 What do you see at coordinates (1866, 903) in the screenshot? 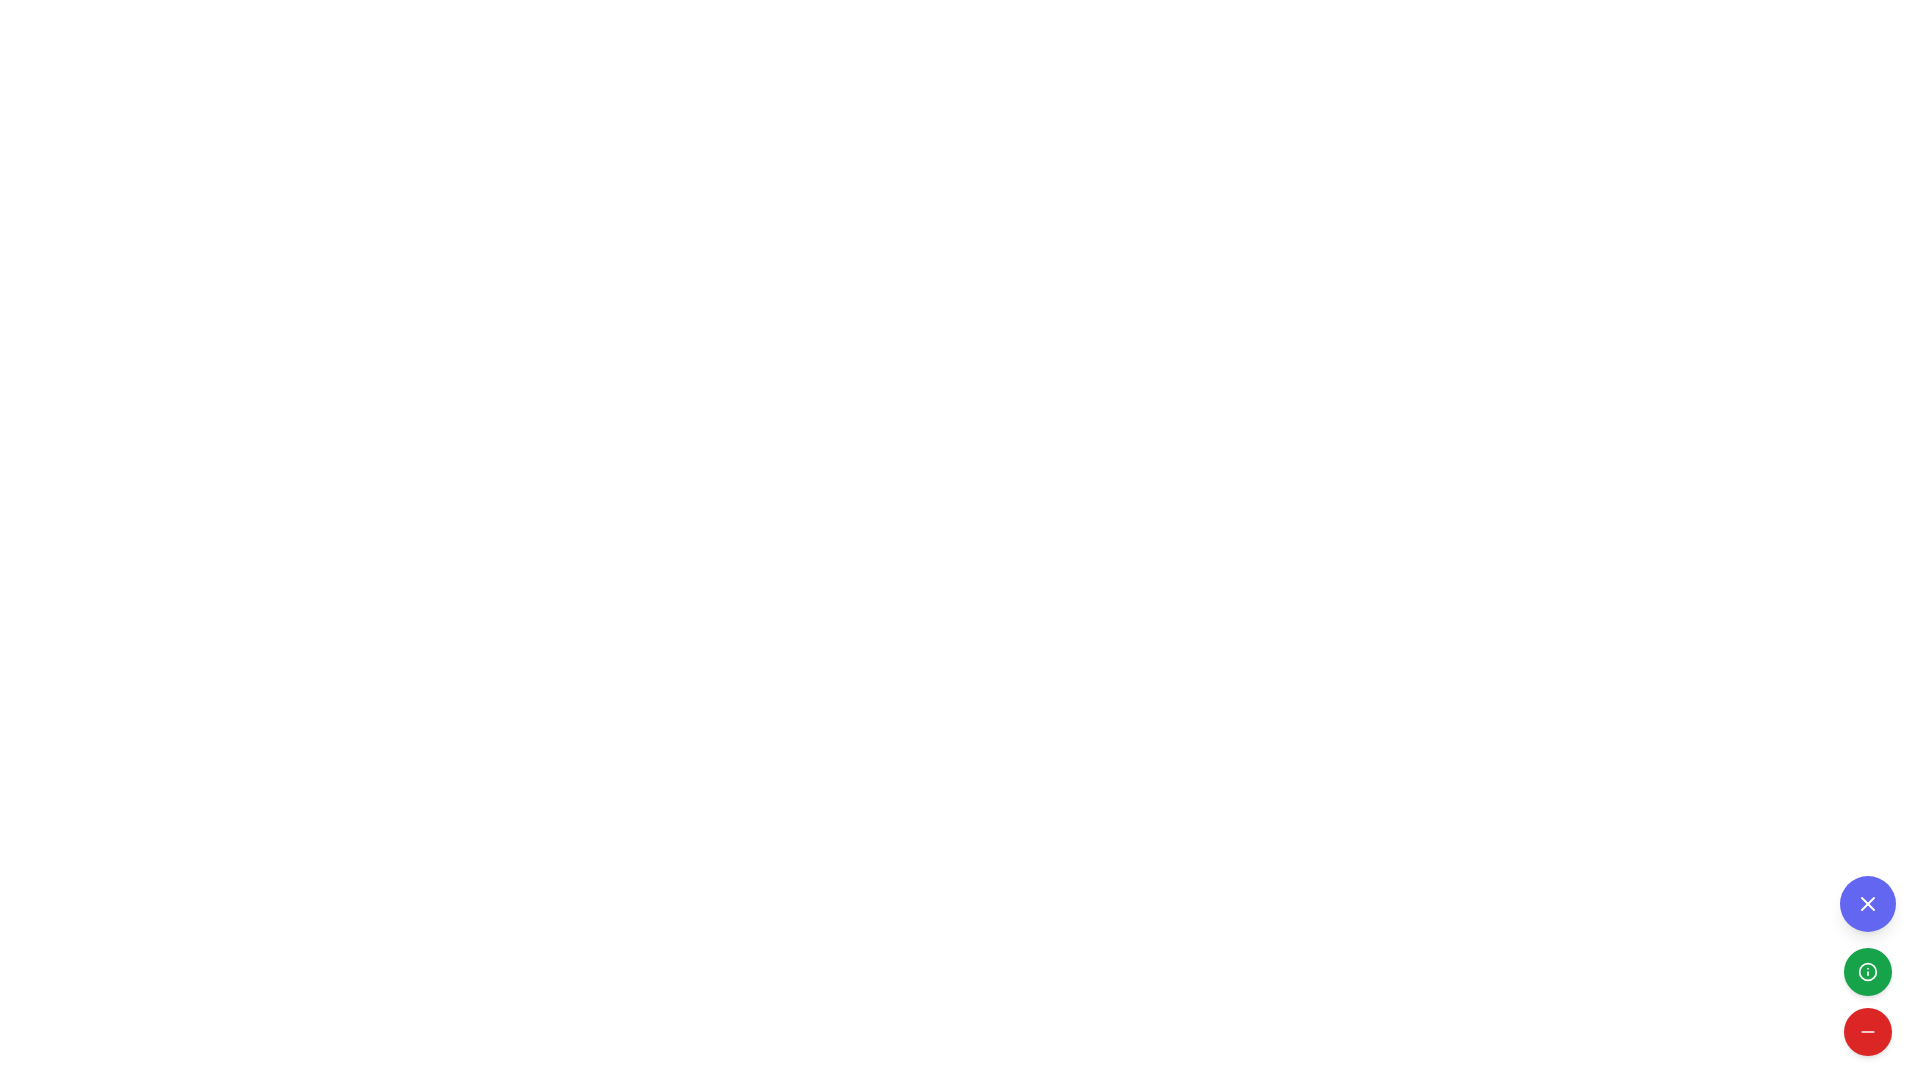
I see `the top circular button with a blue fill that contains a diagonal line at its center, which is part of the 'X' icon indicating a close or cancel action` at bounding box center [1866, 903].